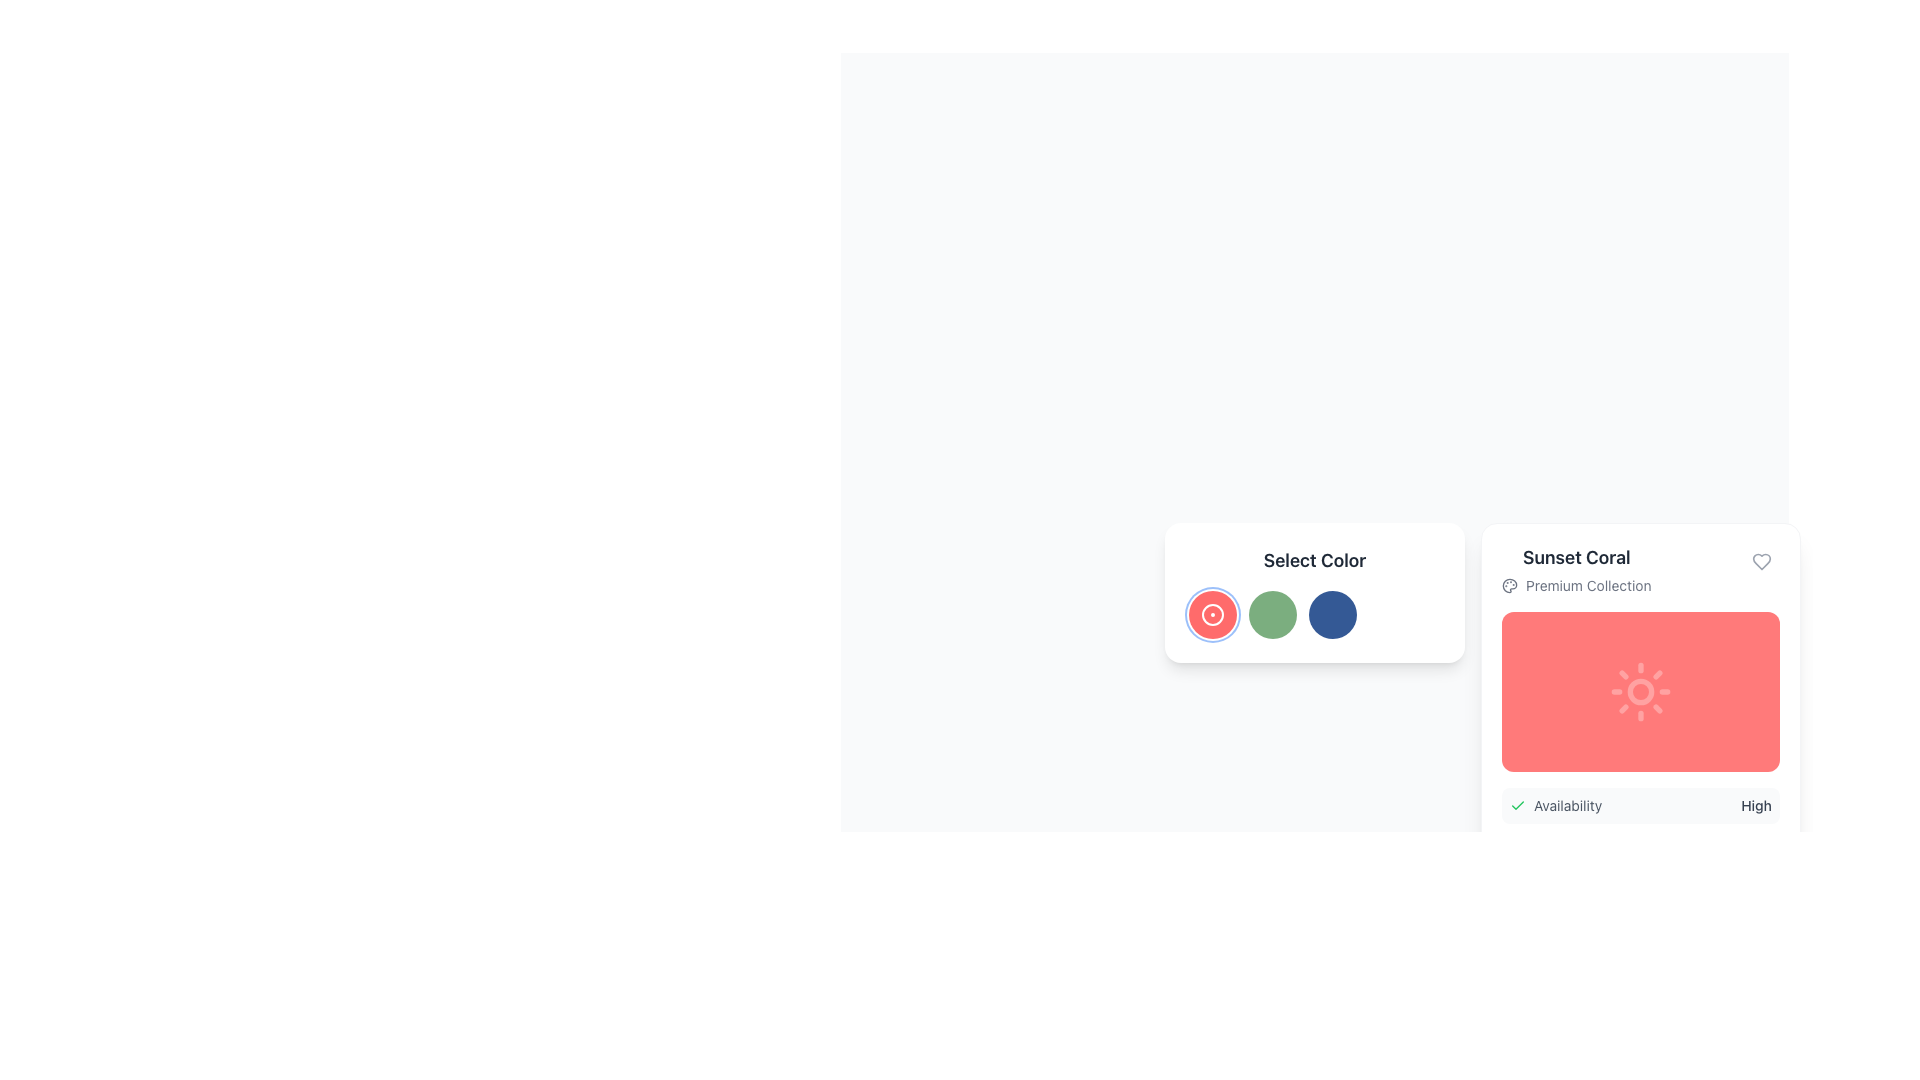 The height and width of the screenshot is (1080, 1920). What do you see at coordinates (1761, 562) in the screenshot?
I see `the interactive 'like' button in the top right corner of the 'Sunset Coral Premium Collection' card` at bounding box center [1761, 562].